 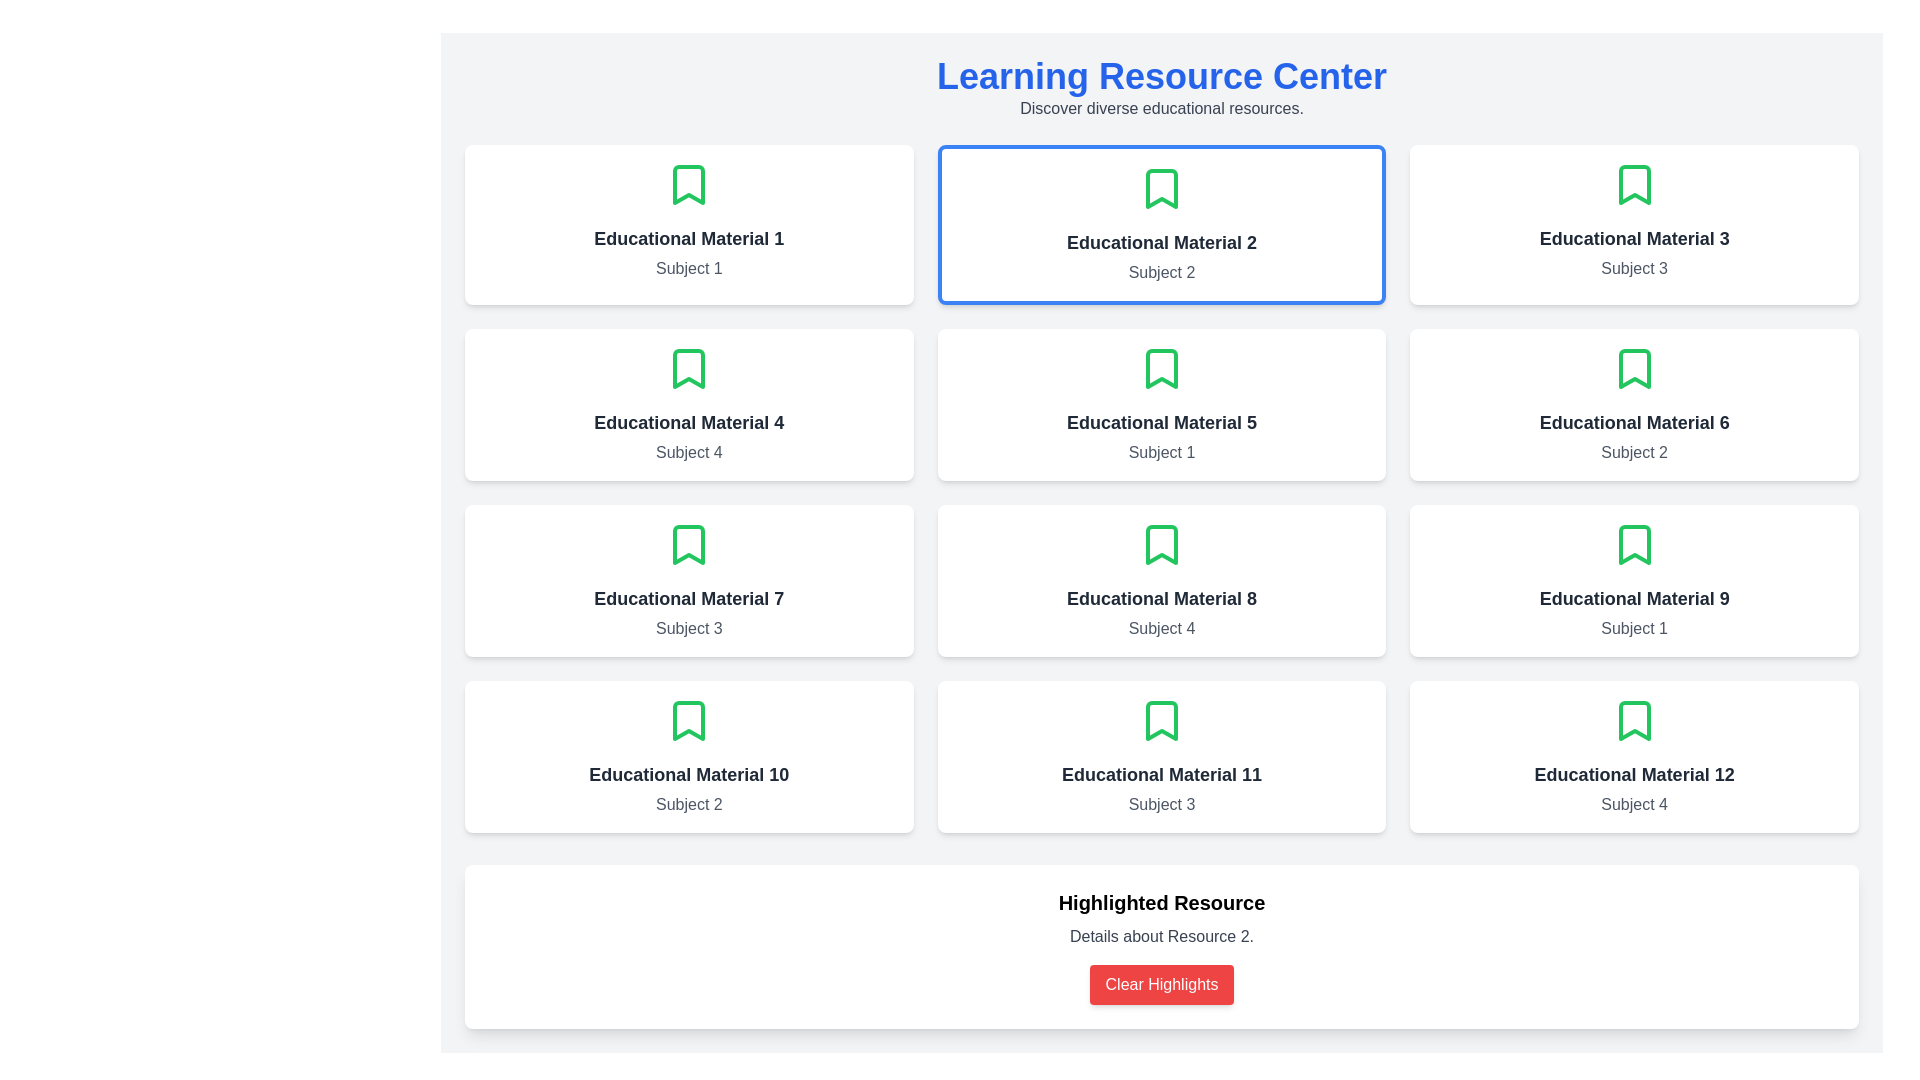 I want to click on the green outlined bookmark icon located in the bottom-right card labeled 'Educational Material 12', so click(x=1633, y=721).